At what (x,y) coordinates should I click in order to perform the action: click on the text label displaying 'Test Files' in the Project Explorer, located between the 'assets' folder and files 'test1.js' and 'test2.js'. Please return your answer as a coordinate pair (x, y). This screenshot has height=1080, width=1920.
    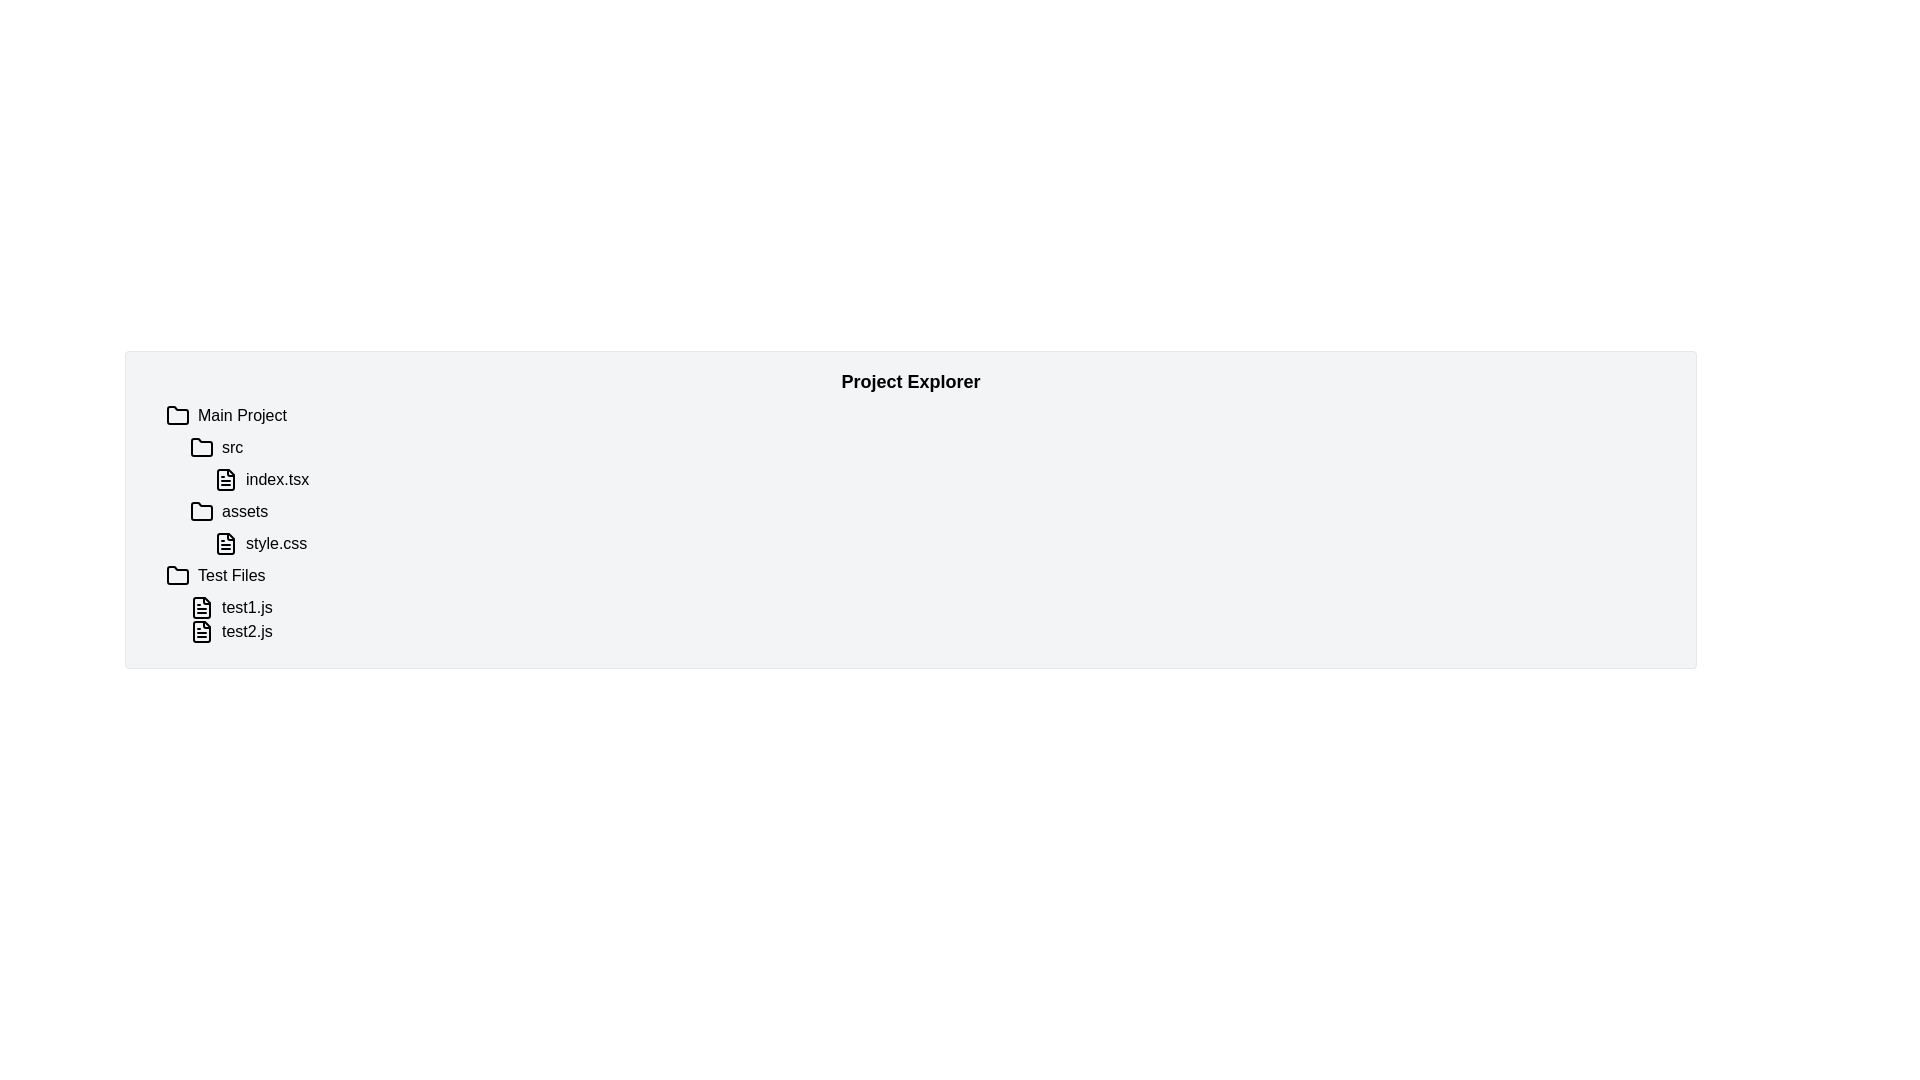
    Looking at the image, I should click on (231, 575).